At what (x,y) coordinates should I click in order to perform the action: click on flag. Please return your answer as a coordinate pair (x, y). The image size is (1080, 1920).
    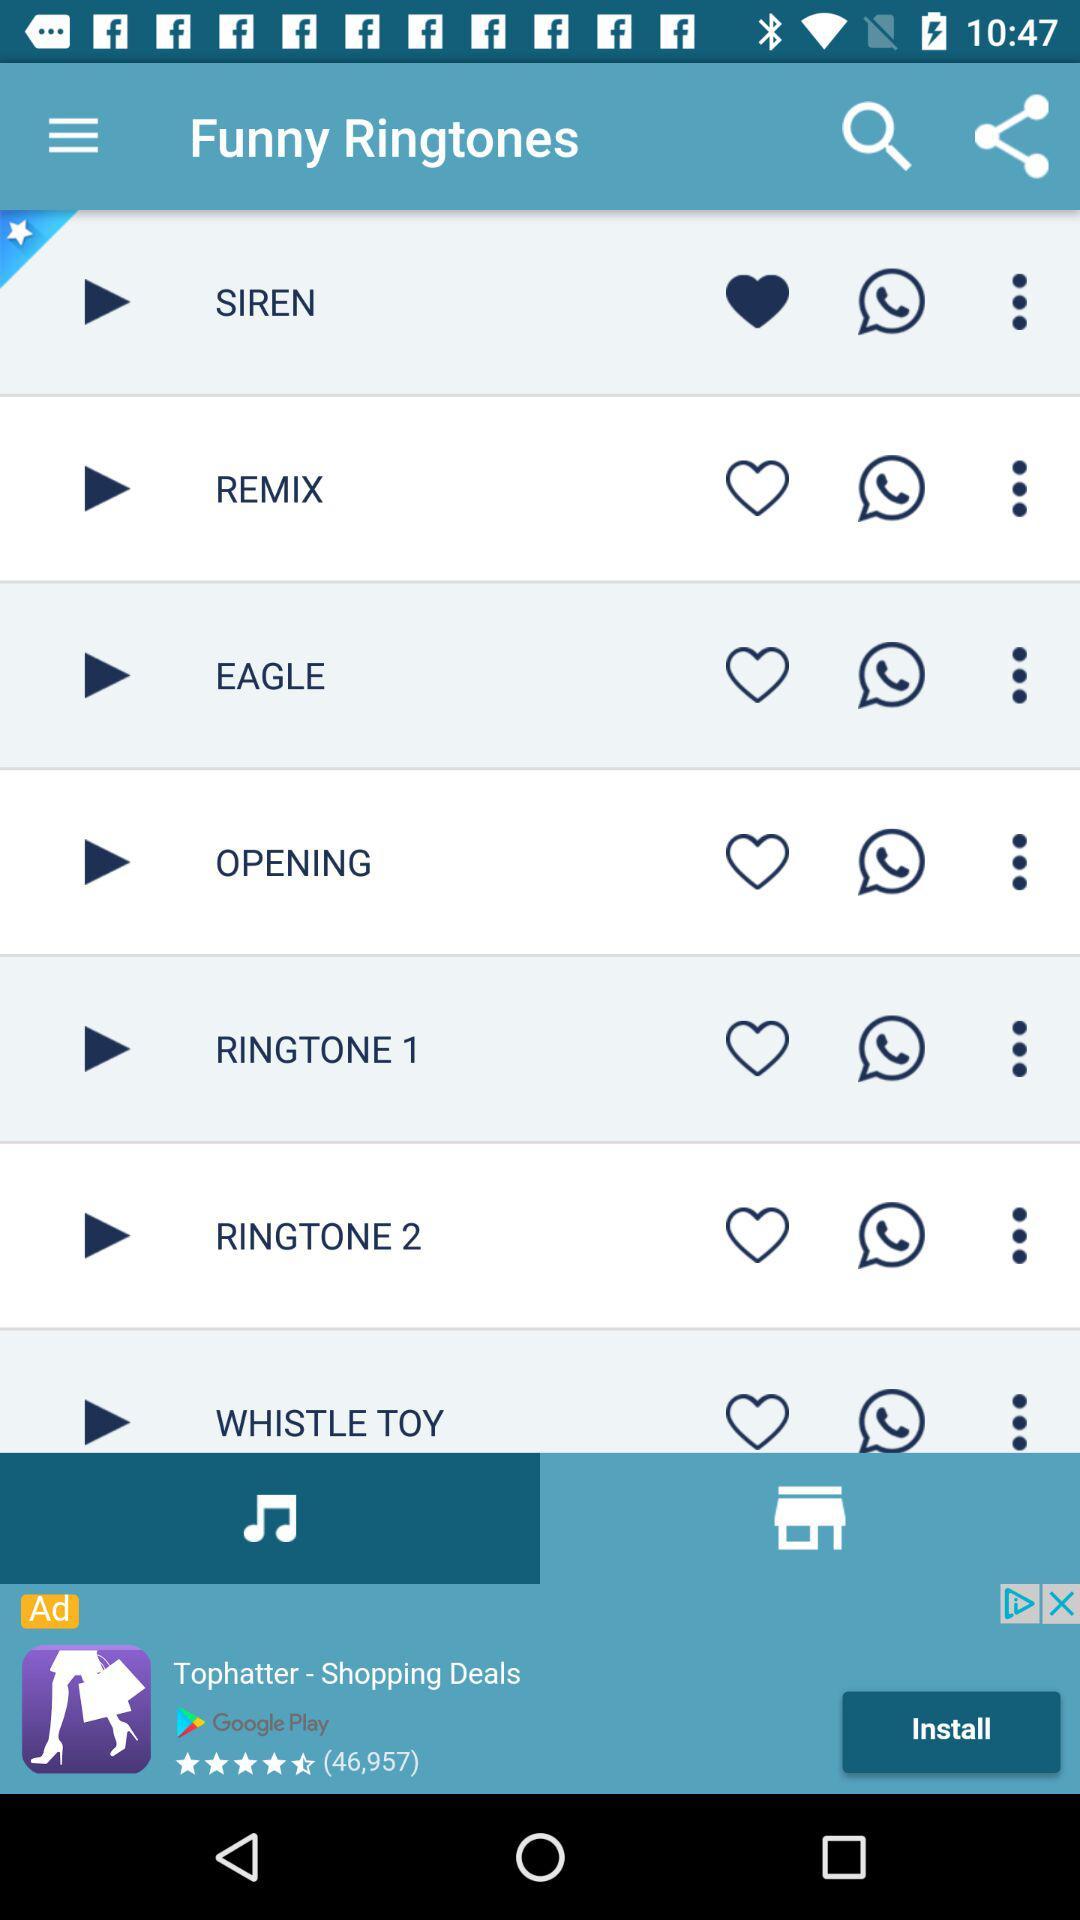
    Looking at the image, I should click on (757, 1415).